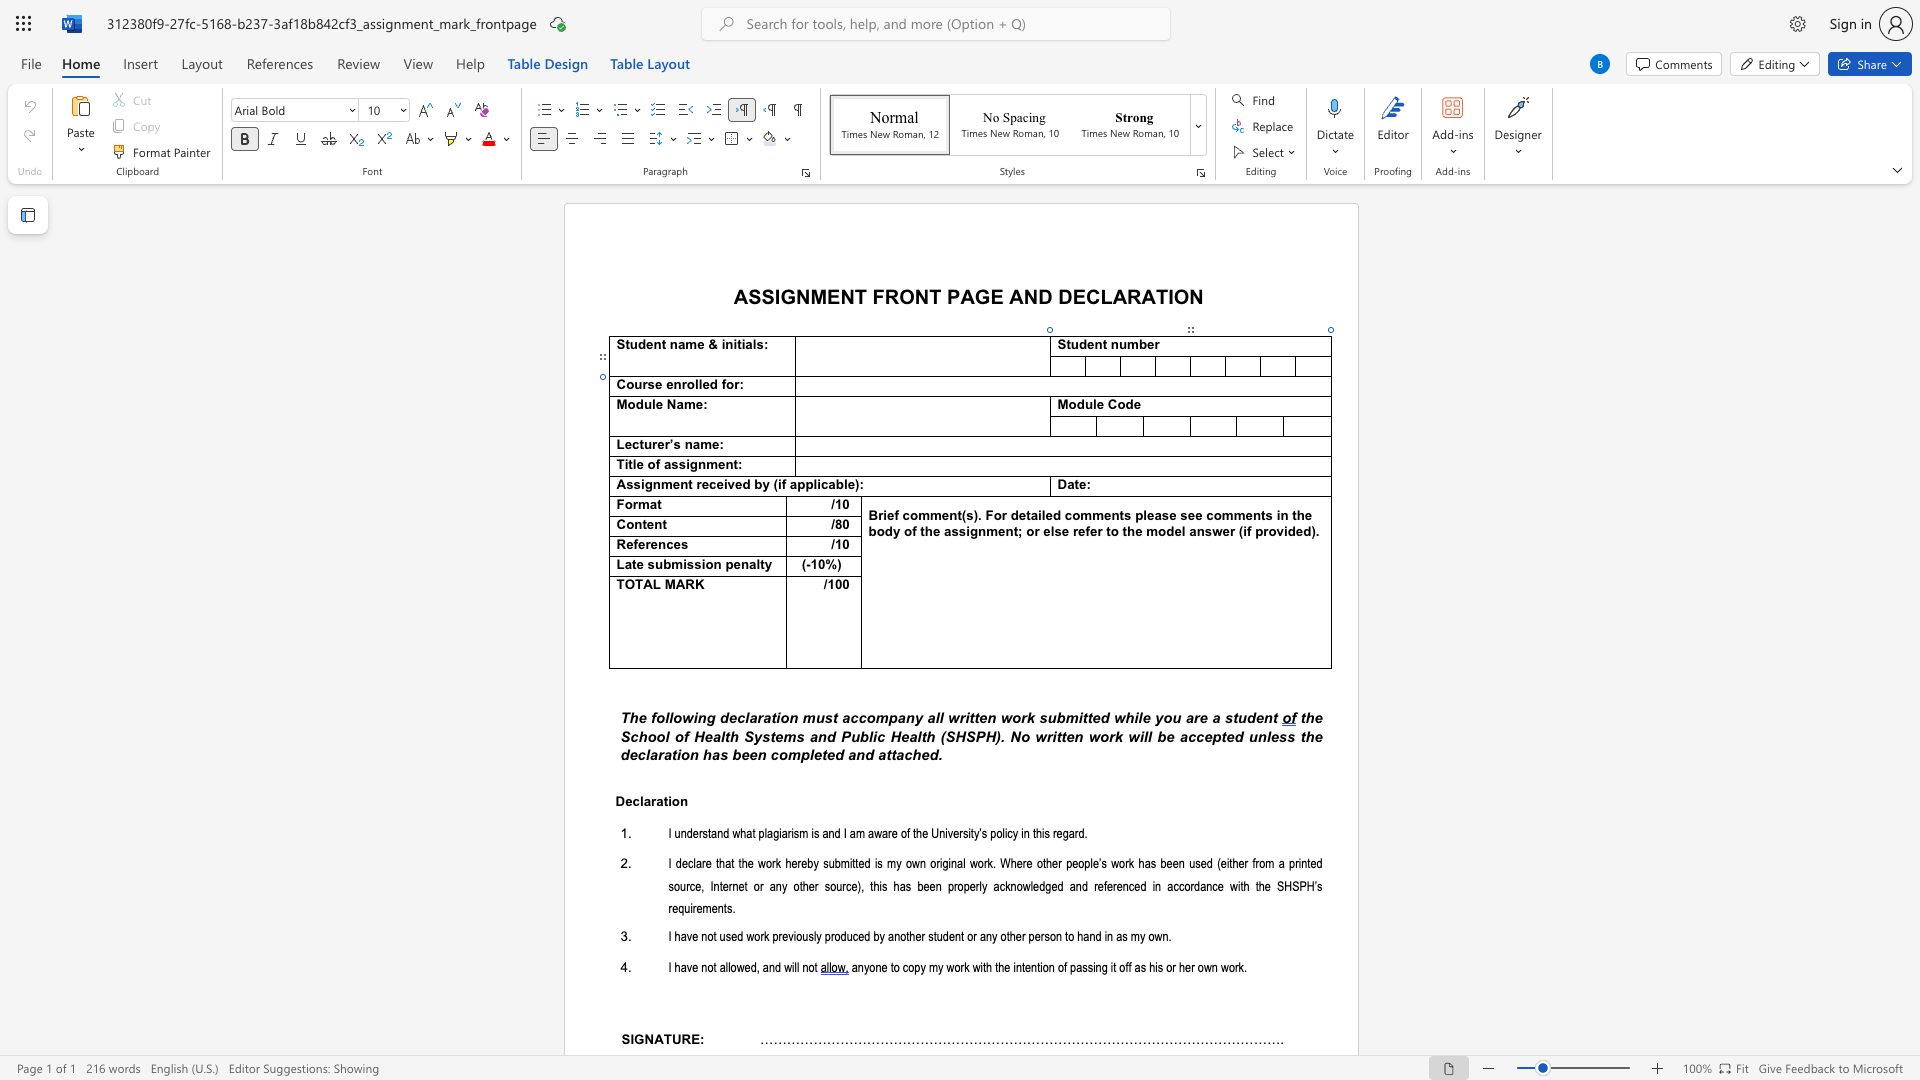 The height and width of the screenshot is (1080, 1920). I want to click on the 1th character "u" in the text, so click(637, 385).